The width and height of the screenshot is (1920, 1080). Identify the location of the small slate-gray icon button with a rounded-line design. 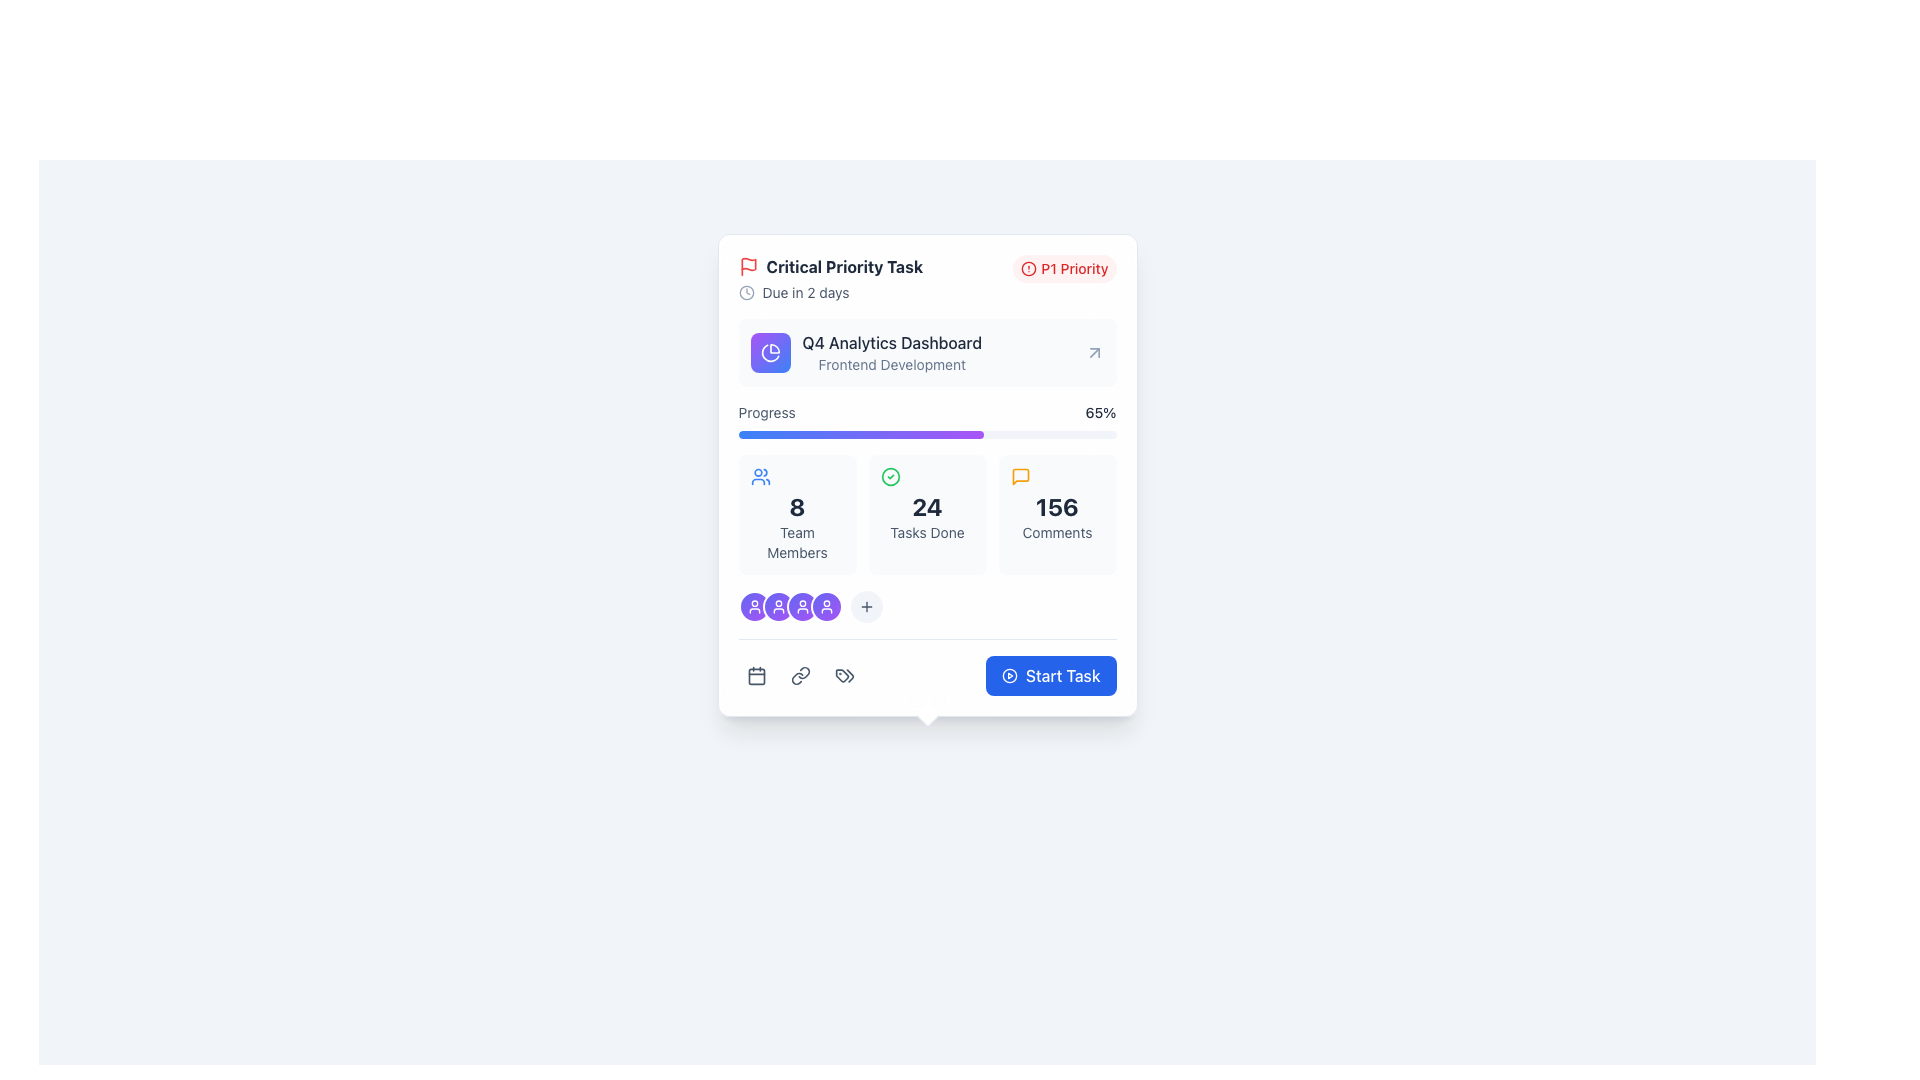
(844, 675).